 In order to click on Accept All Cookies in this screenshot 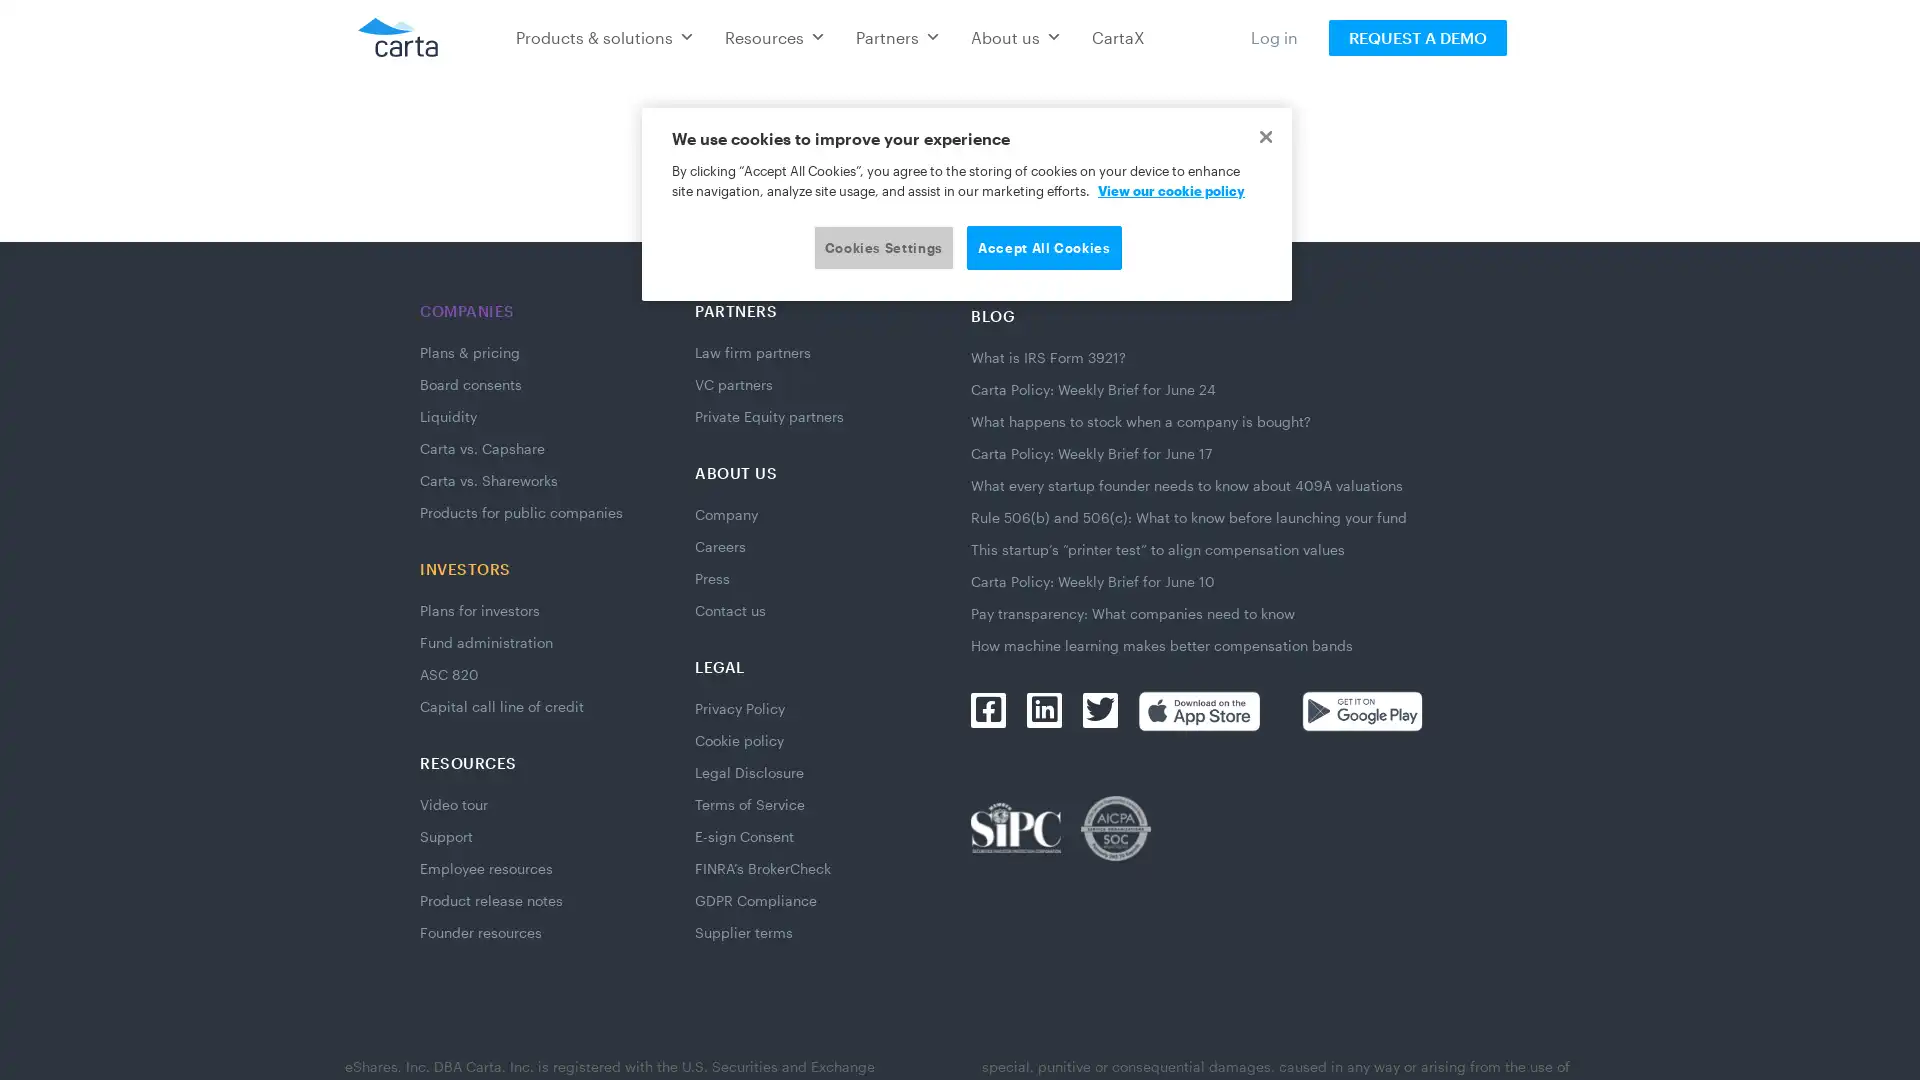, I will do `click(1042, 246)`.